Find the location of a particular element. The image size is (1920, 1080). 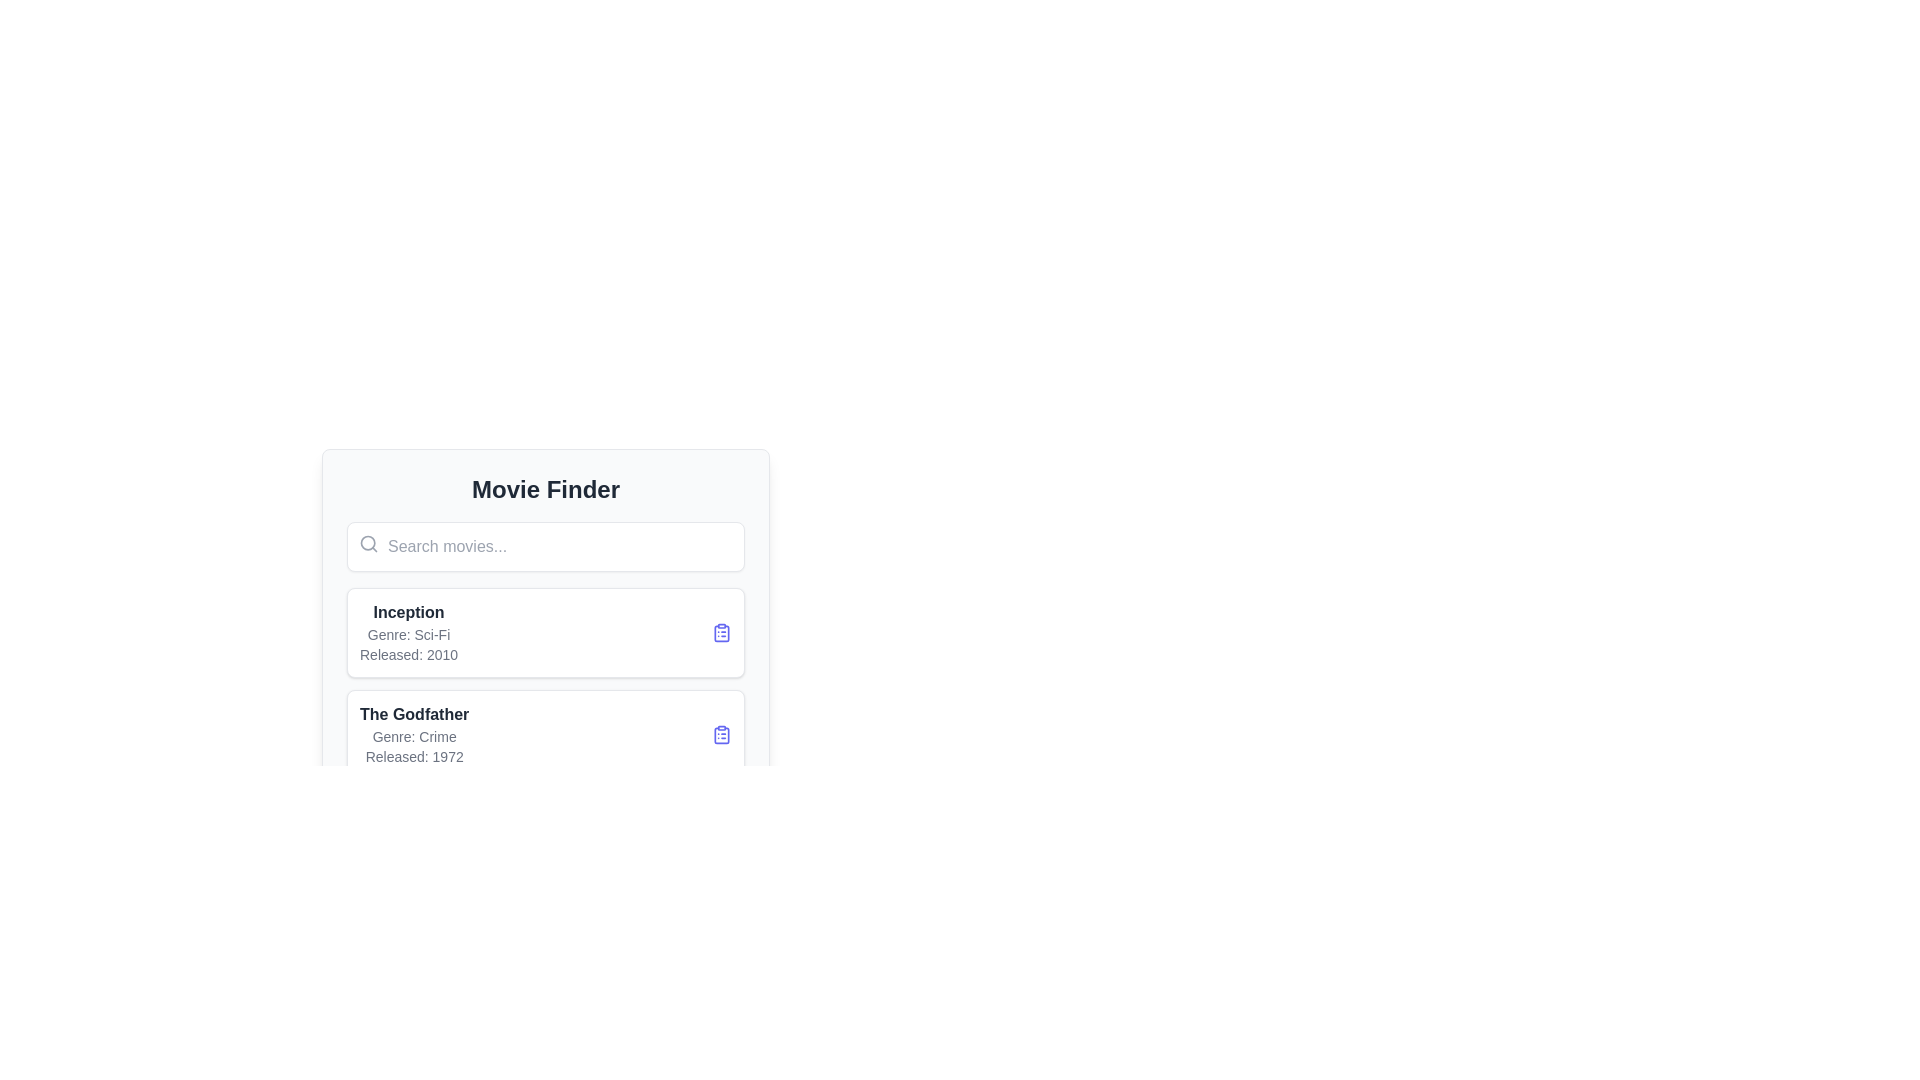

the Information display block showing movie details for 'The Godfather', which includes the title in bold dark gray and additional information in lighter gray is located at coordinates (413, 735).